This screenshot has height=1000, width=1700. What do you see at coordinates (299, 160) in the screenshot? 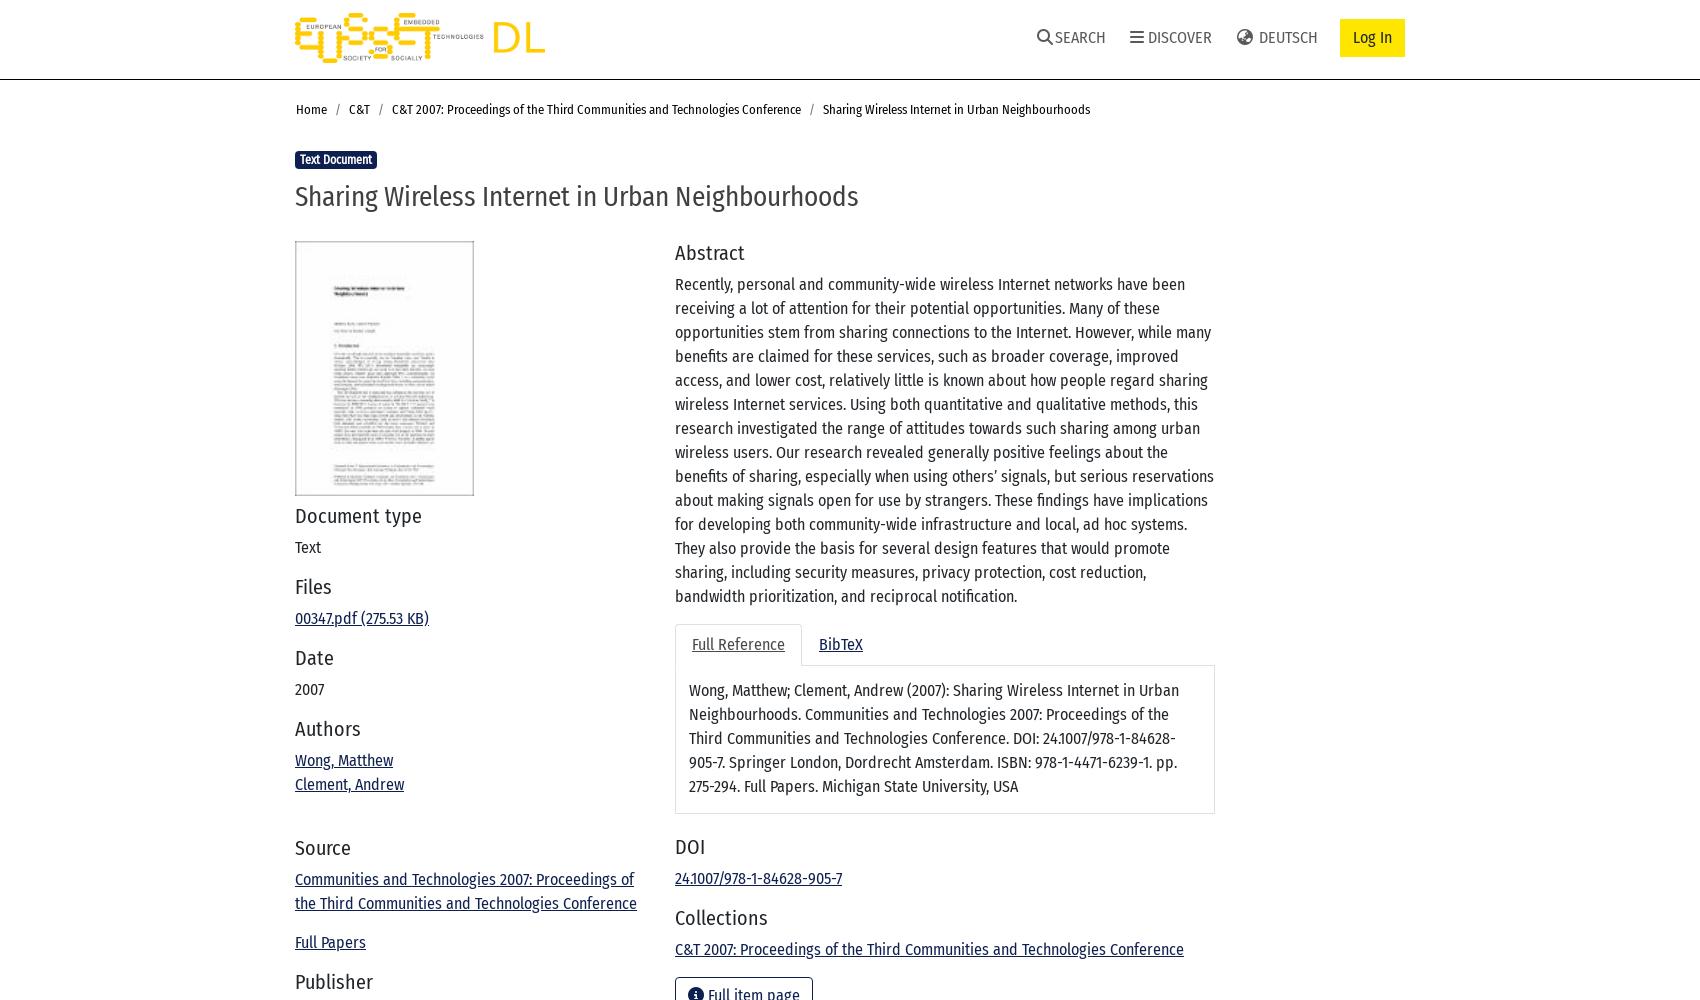
I see `'Text Document'` at bounding box center [299, 160].